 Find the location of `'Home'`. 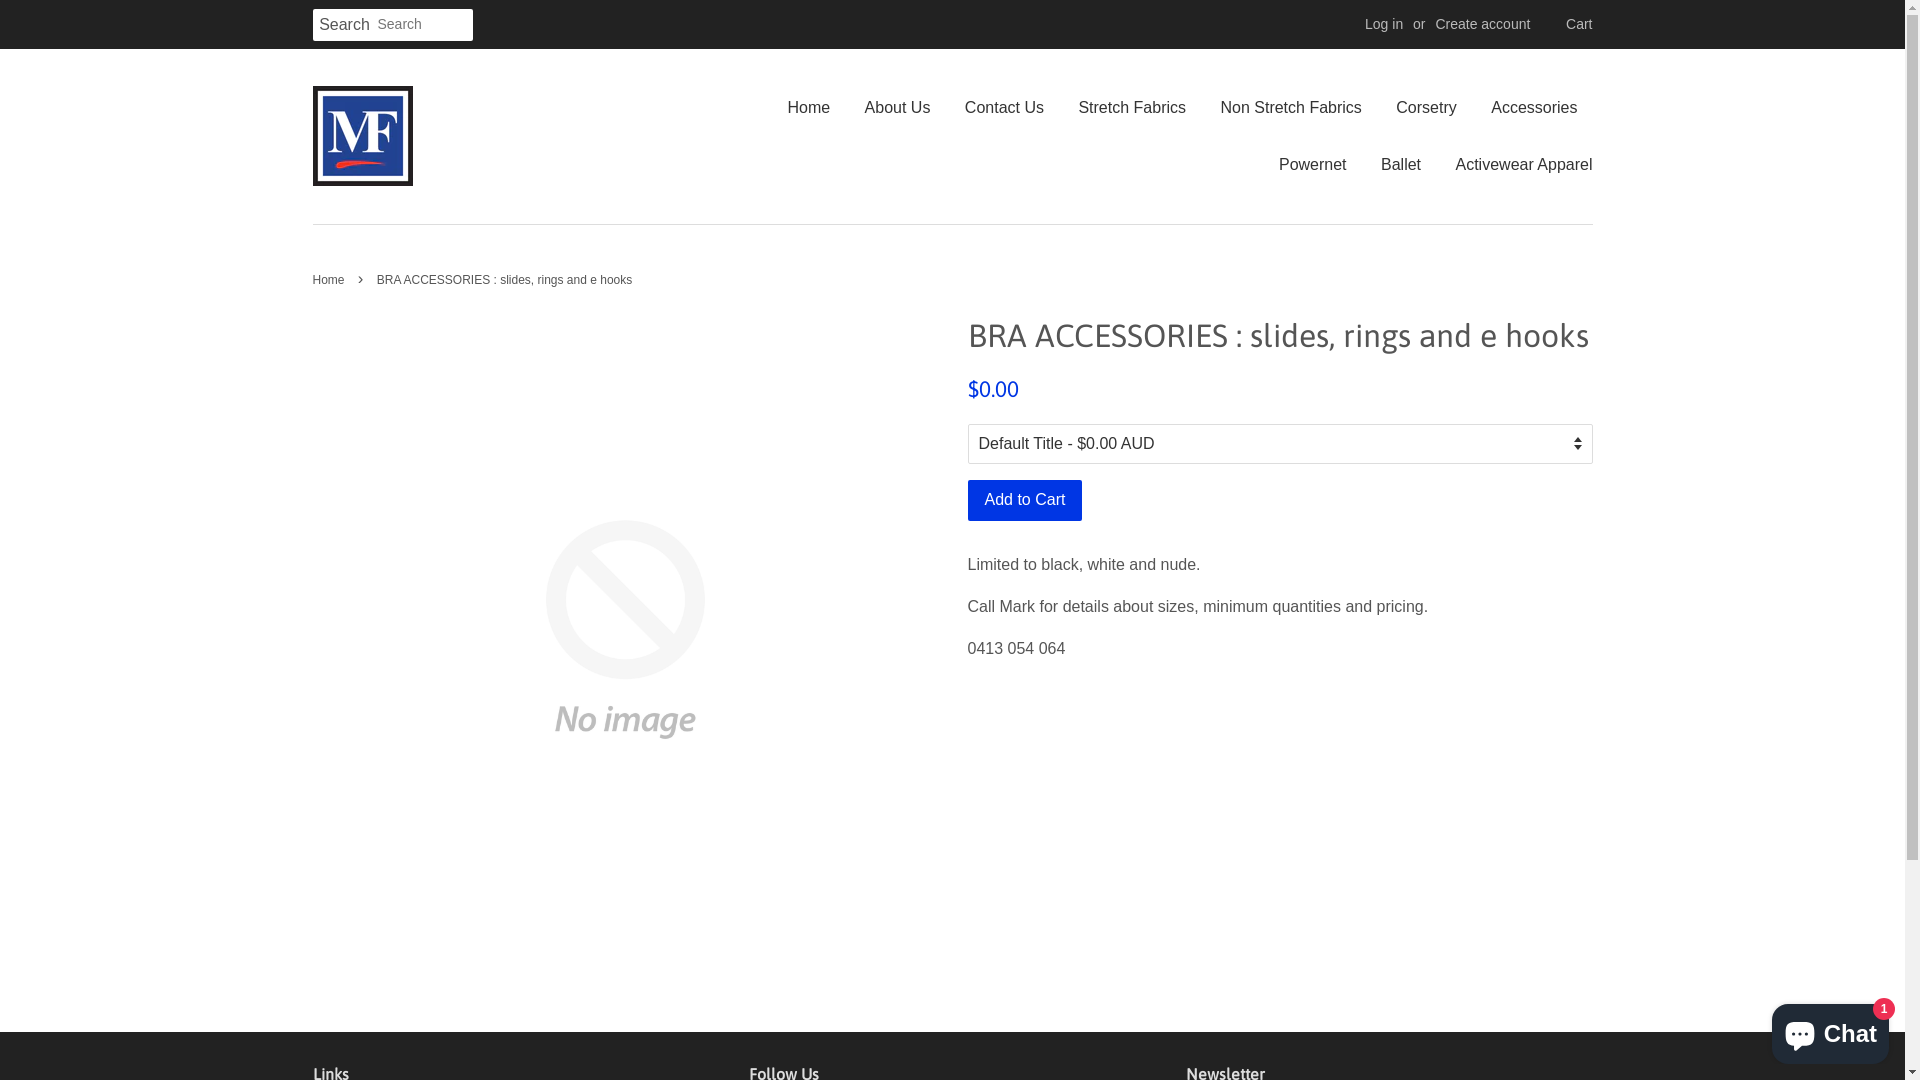

'Home' is located at coordinates (330, 280).